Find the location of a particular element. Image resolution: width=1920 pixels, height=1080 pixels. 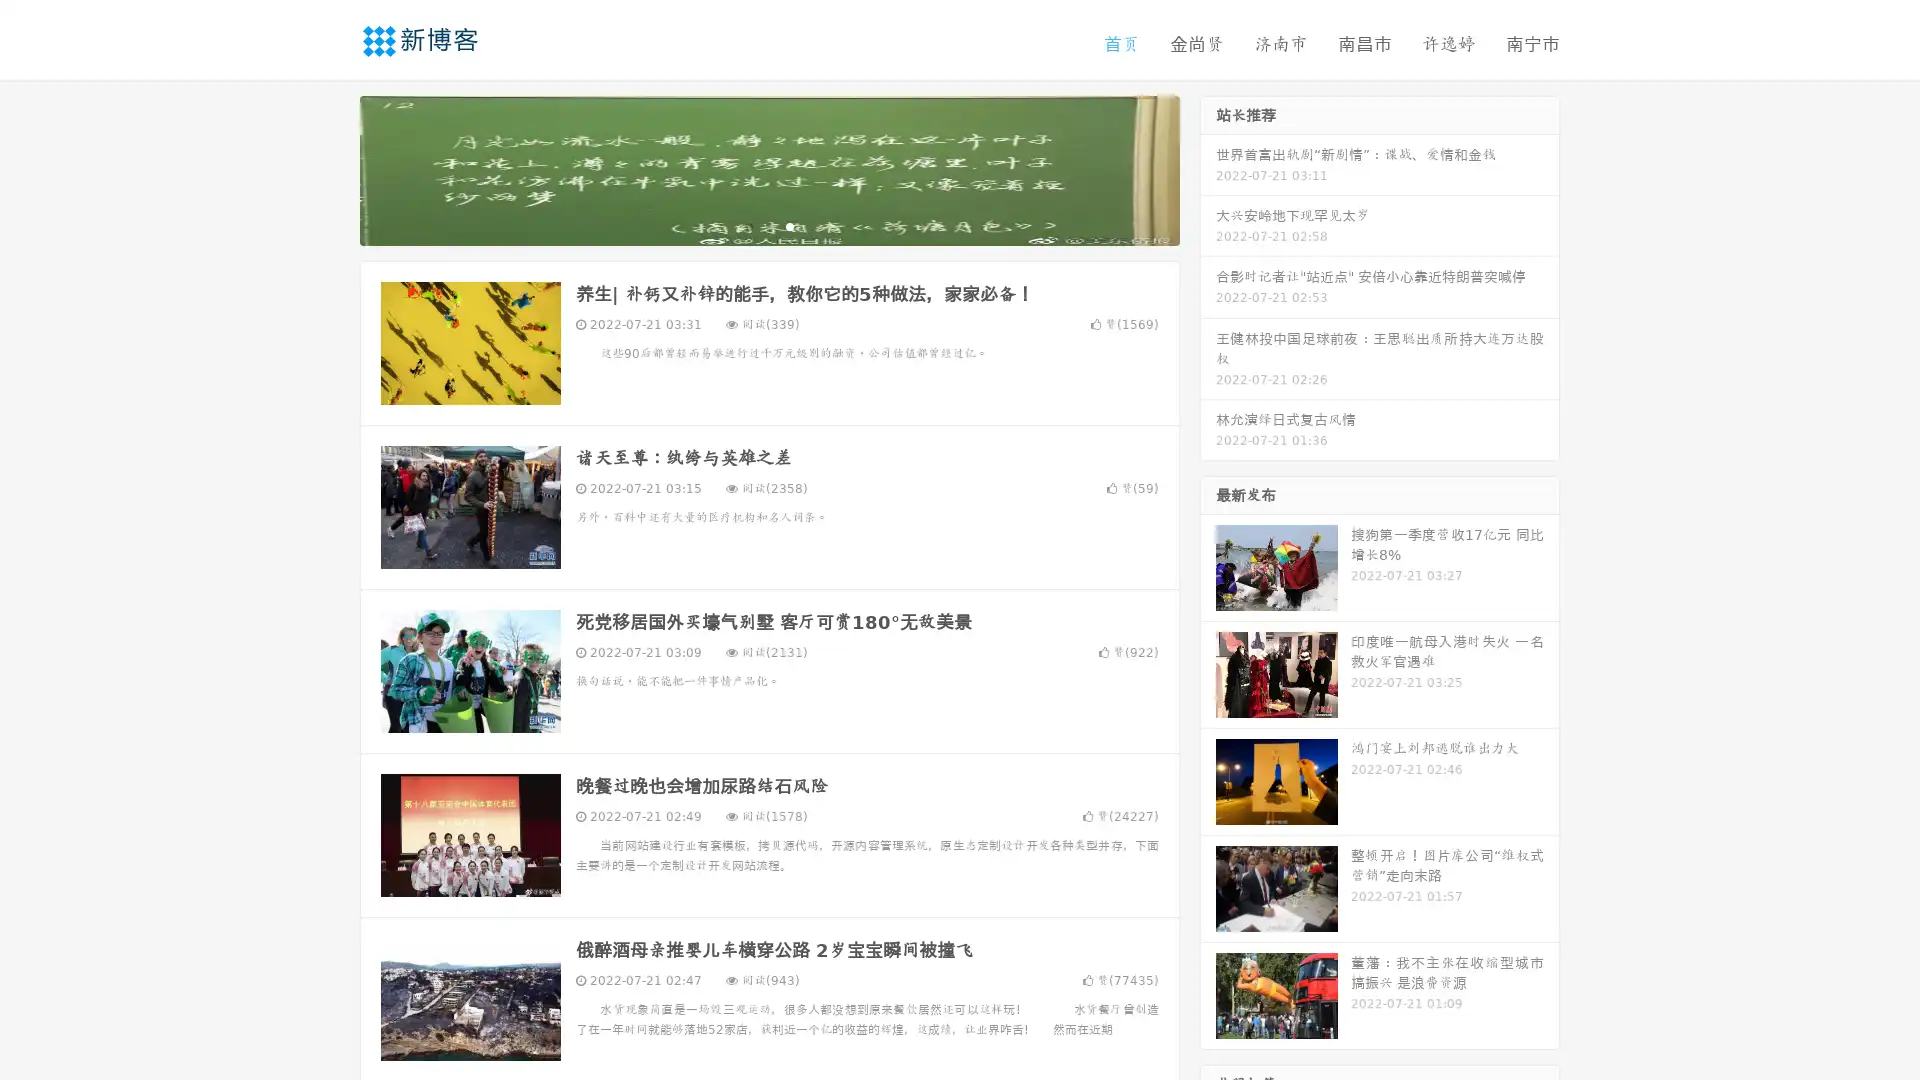

Previous slide is located at coordinates (330, 168).